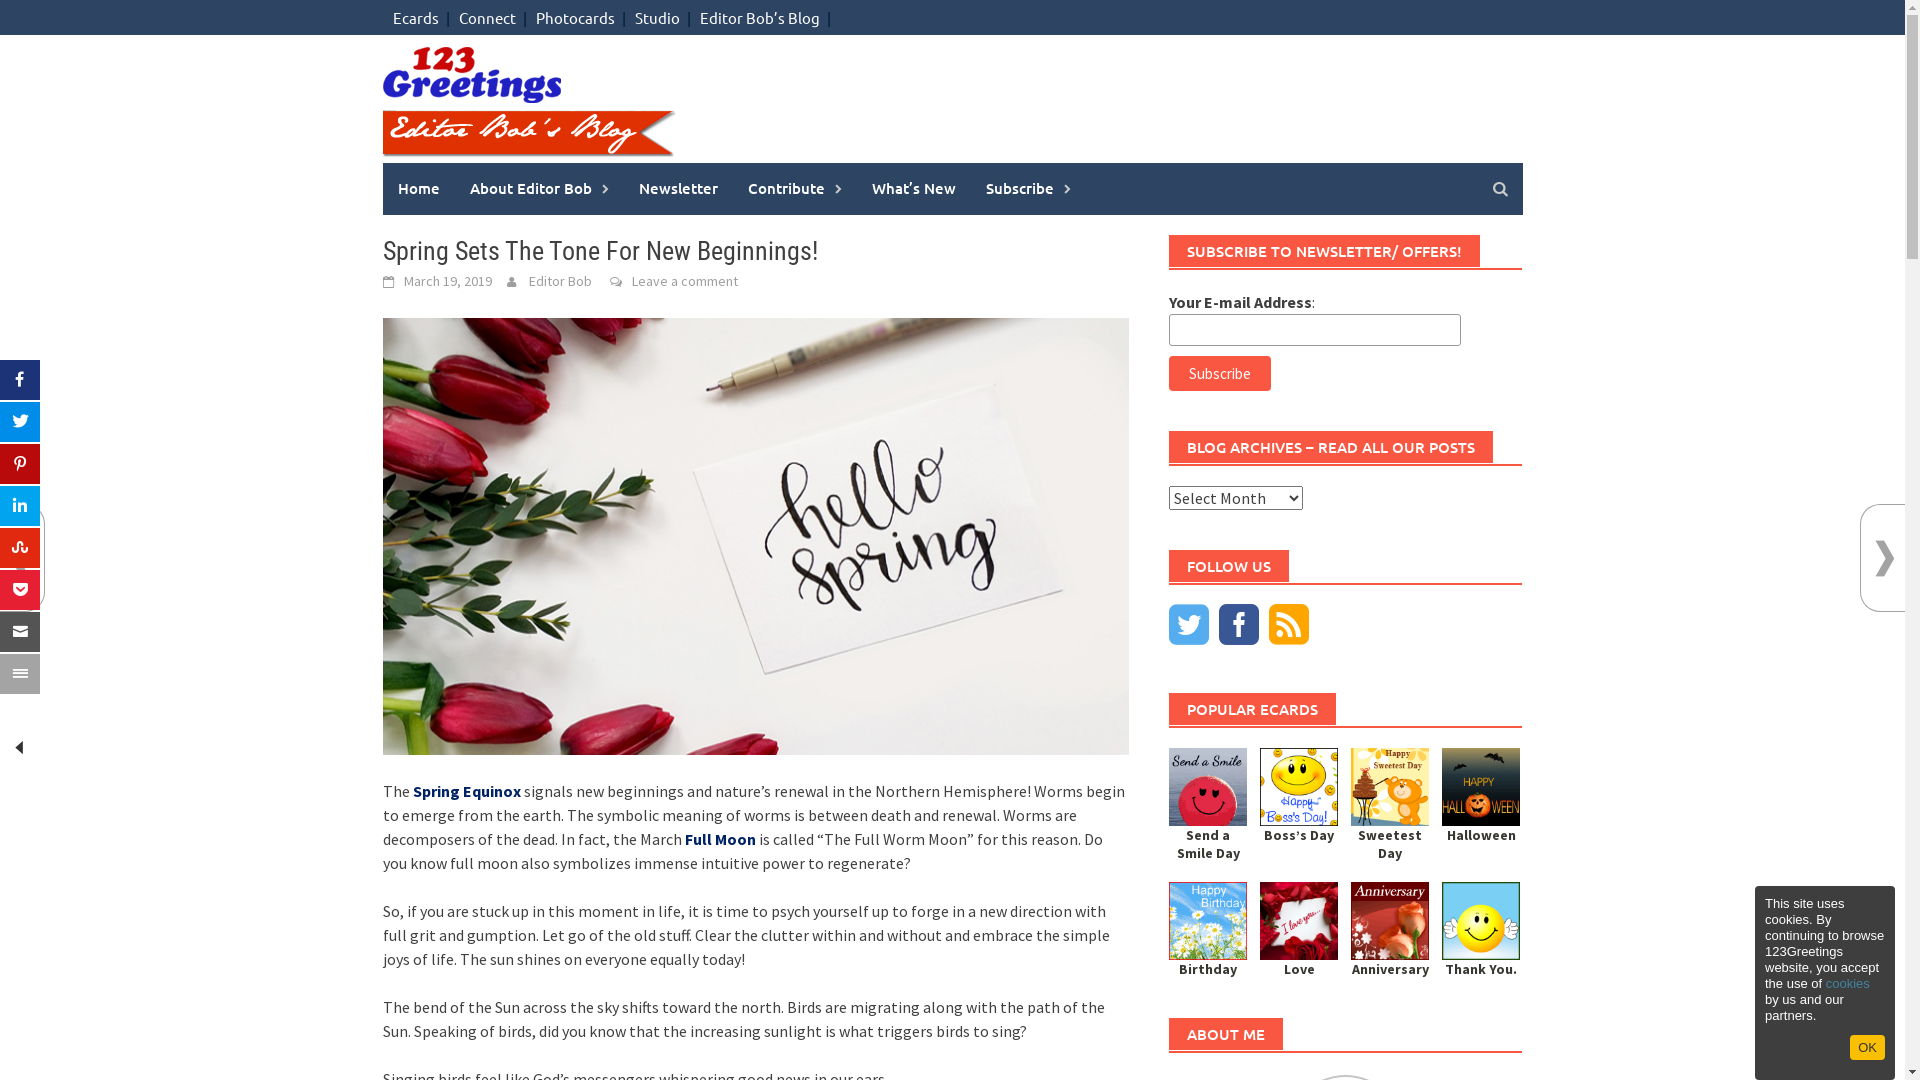 The image size is (1920, 1080). I want to click on 'March 19, 2019', so click(446, 281).